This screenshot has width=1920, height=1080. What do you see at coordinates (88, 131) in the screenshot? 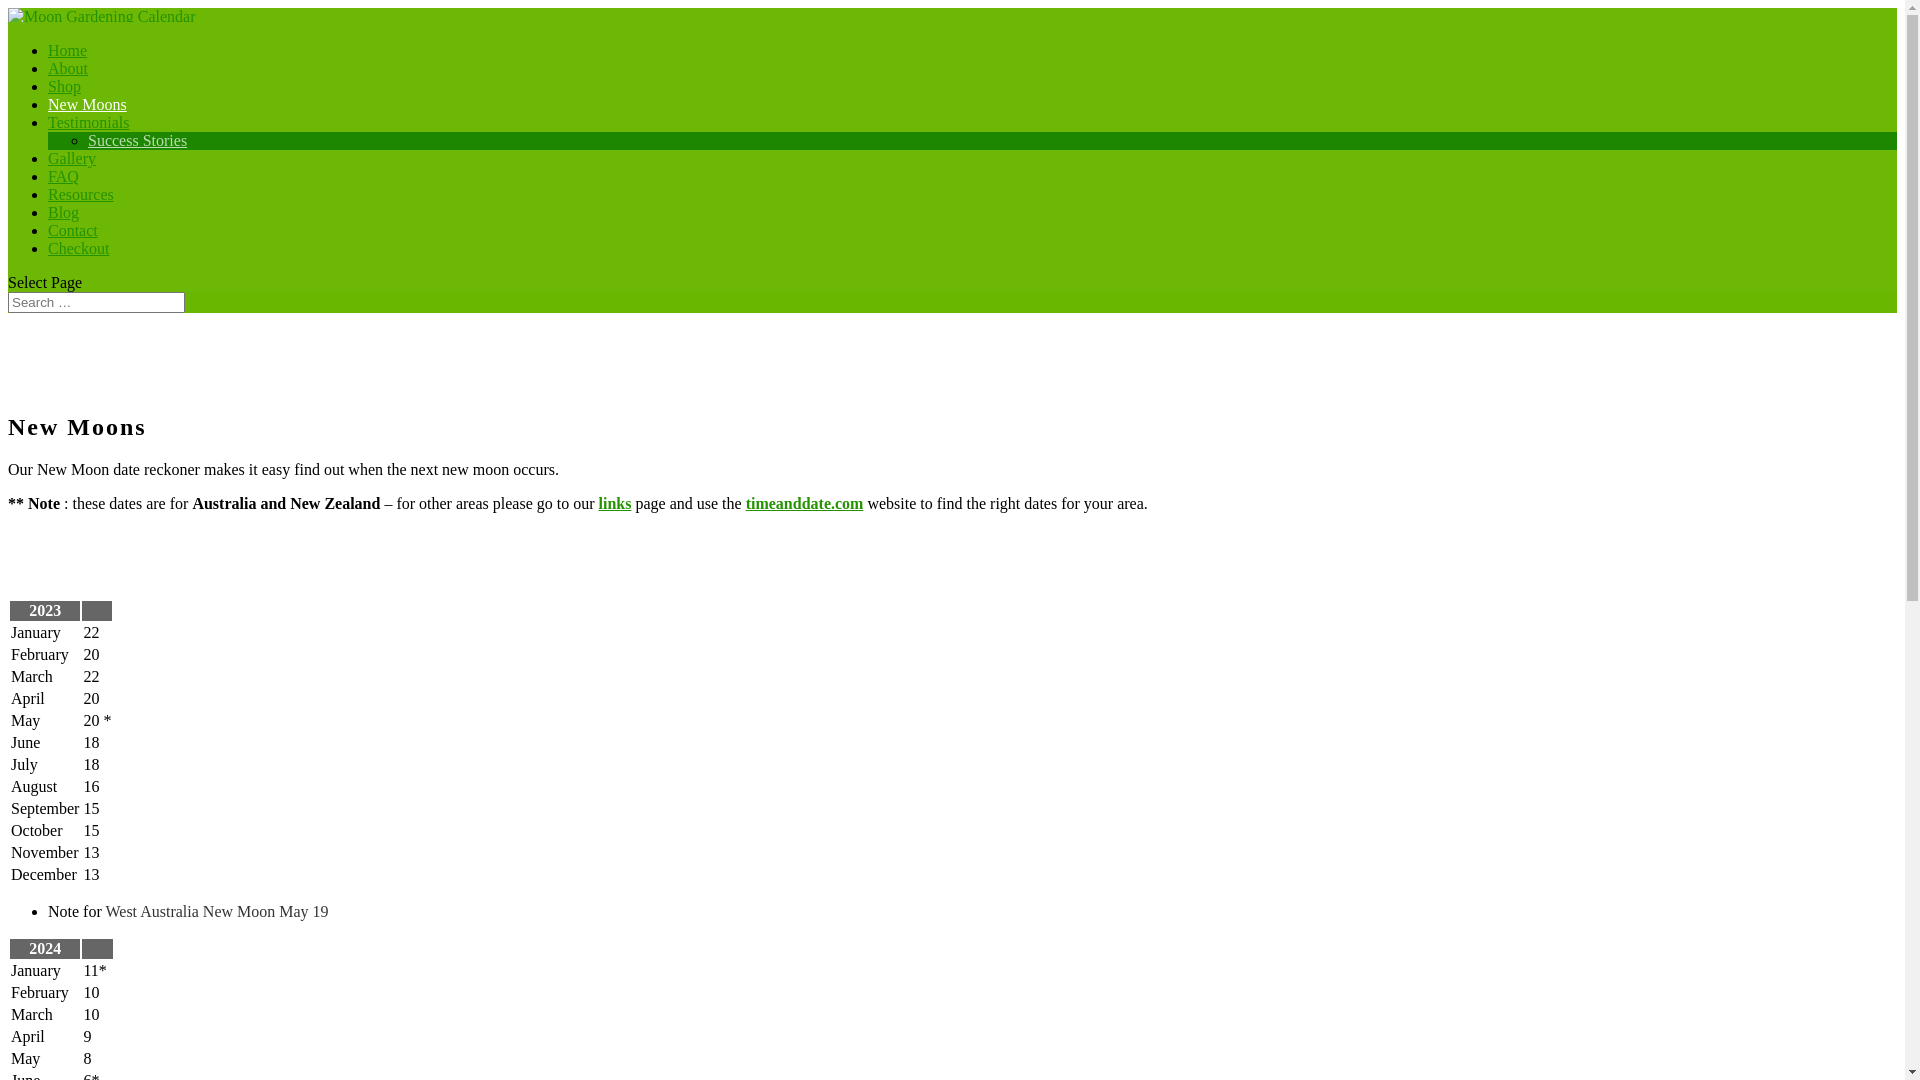
I see `'Testimonials'` at bounding box center [88, 131].